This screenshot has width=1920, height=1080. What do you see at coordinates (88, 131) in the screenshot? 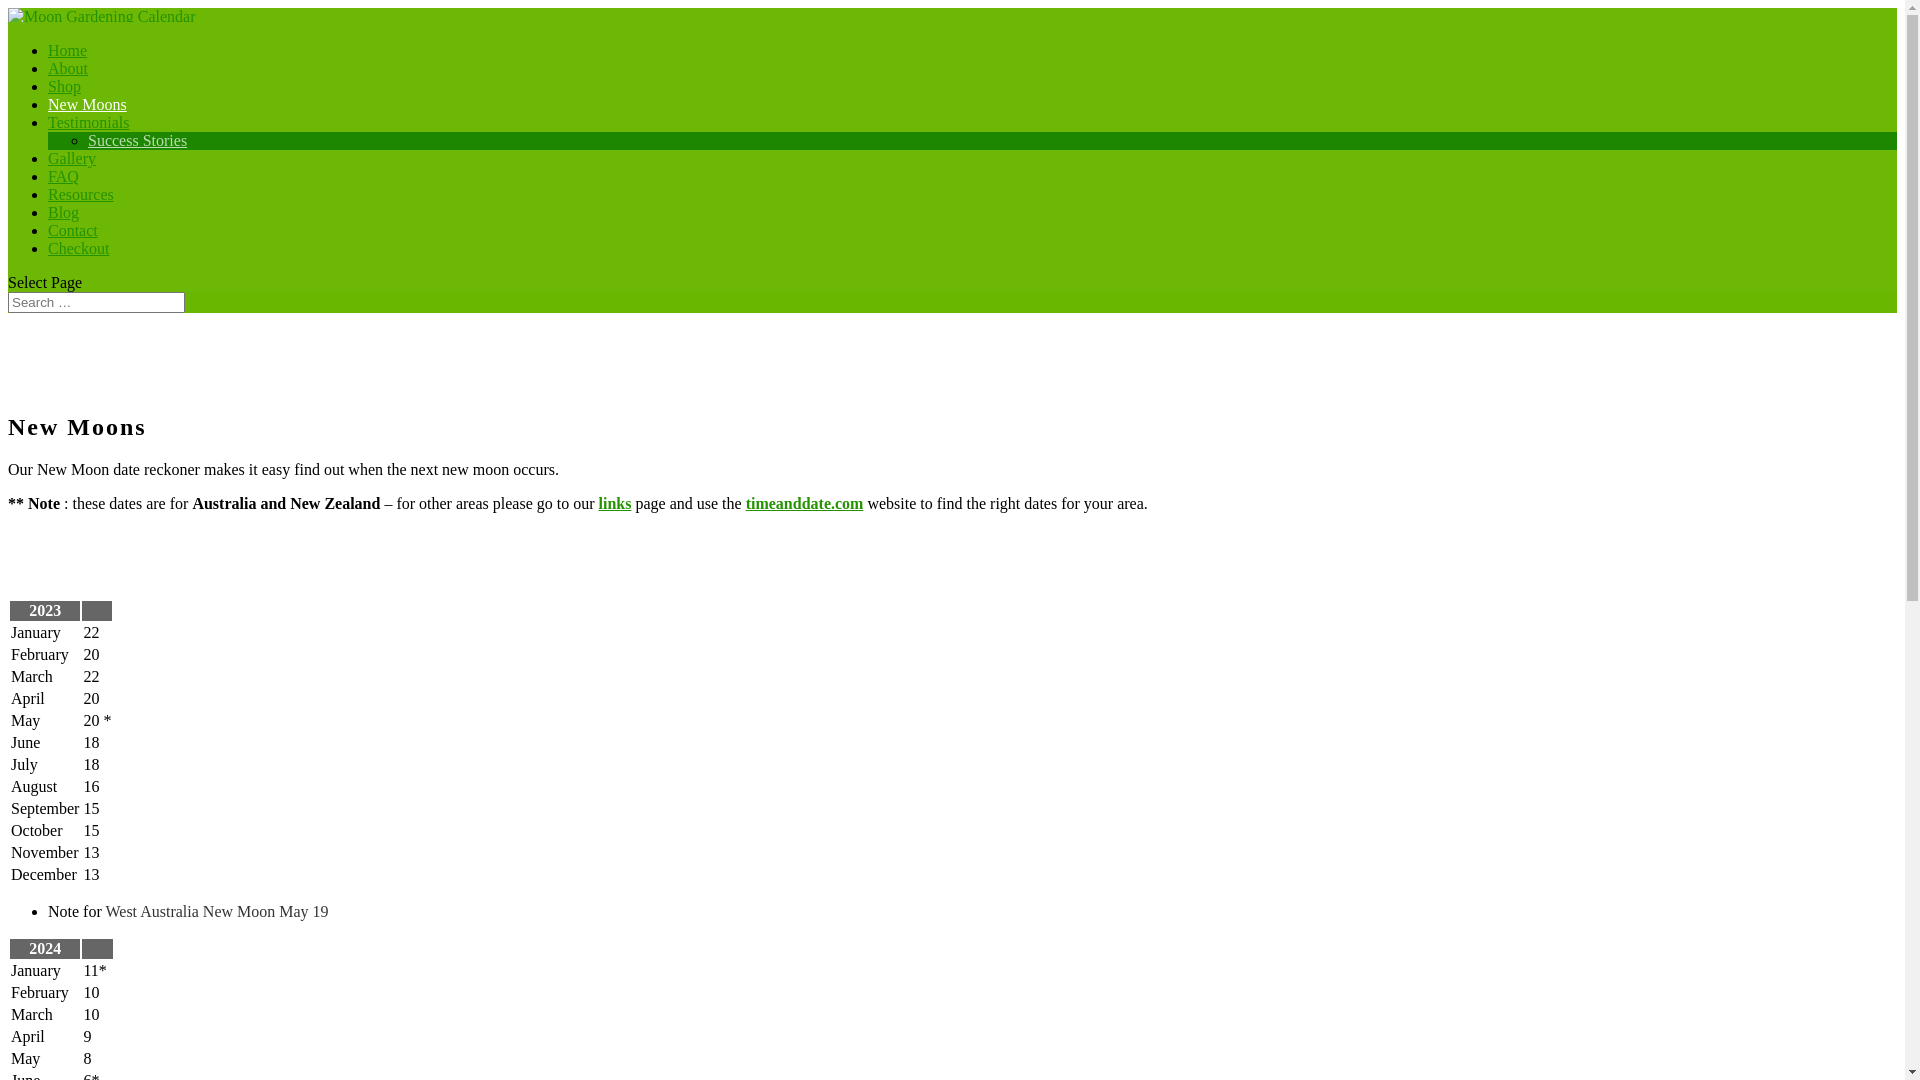
I see `'Testimonials'` at bounding box center [88, 131].